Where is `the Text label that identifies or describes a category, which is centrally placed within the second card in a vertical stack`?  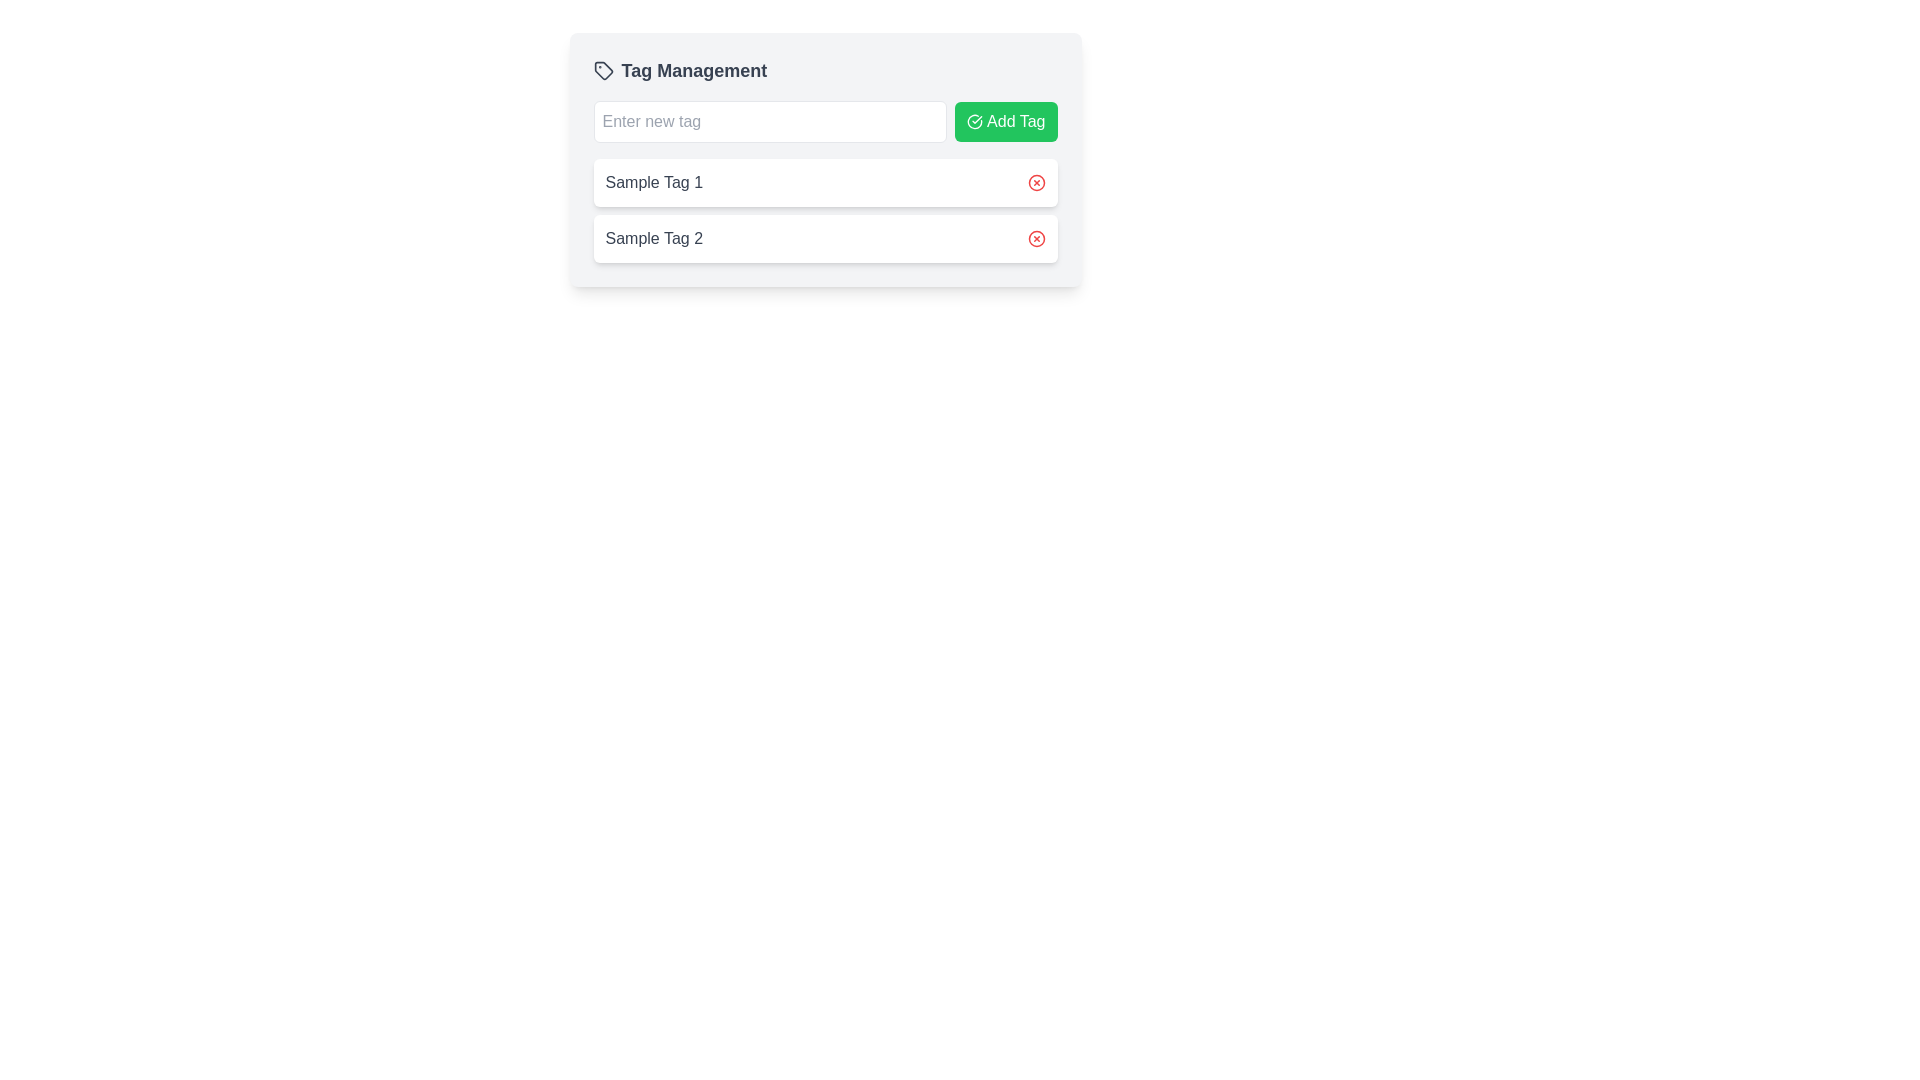 the Text label that identifies or describes a category, which is centrally placed within the second card in a vertical stack is located at coordinates (654, 238).